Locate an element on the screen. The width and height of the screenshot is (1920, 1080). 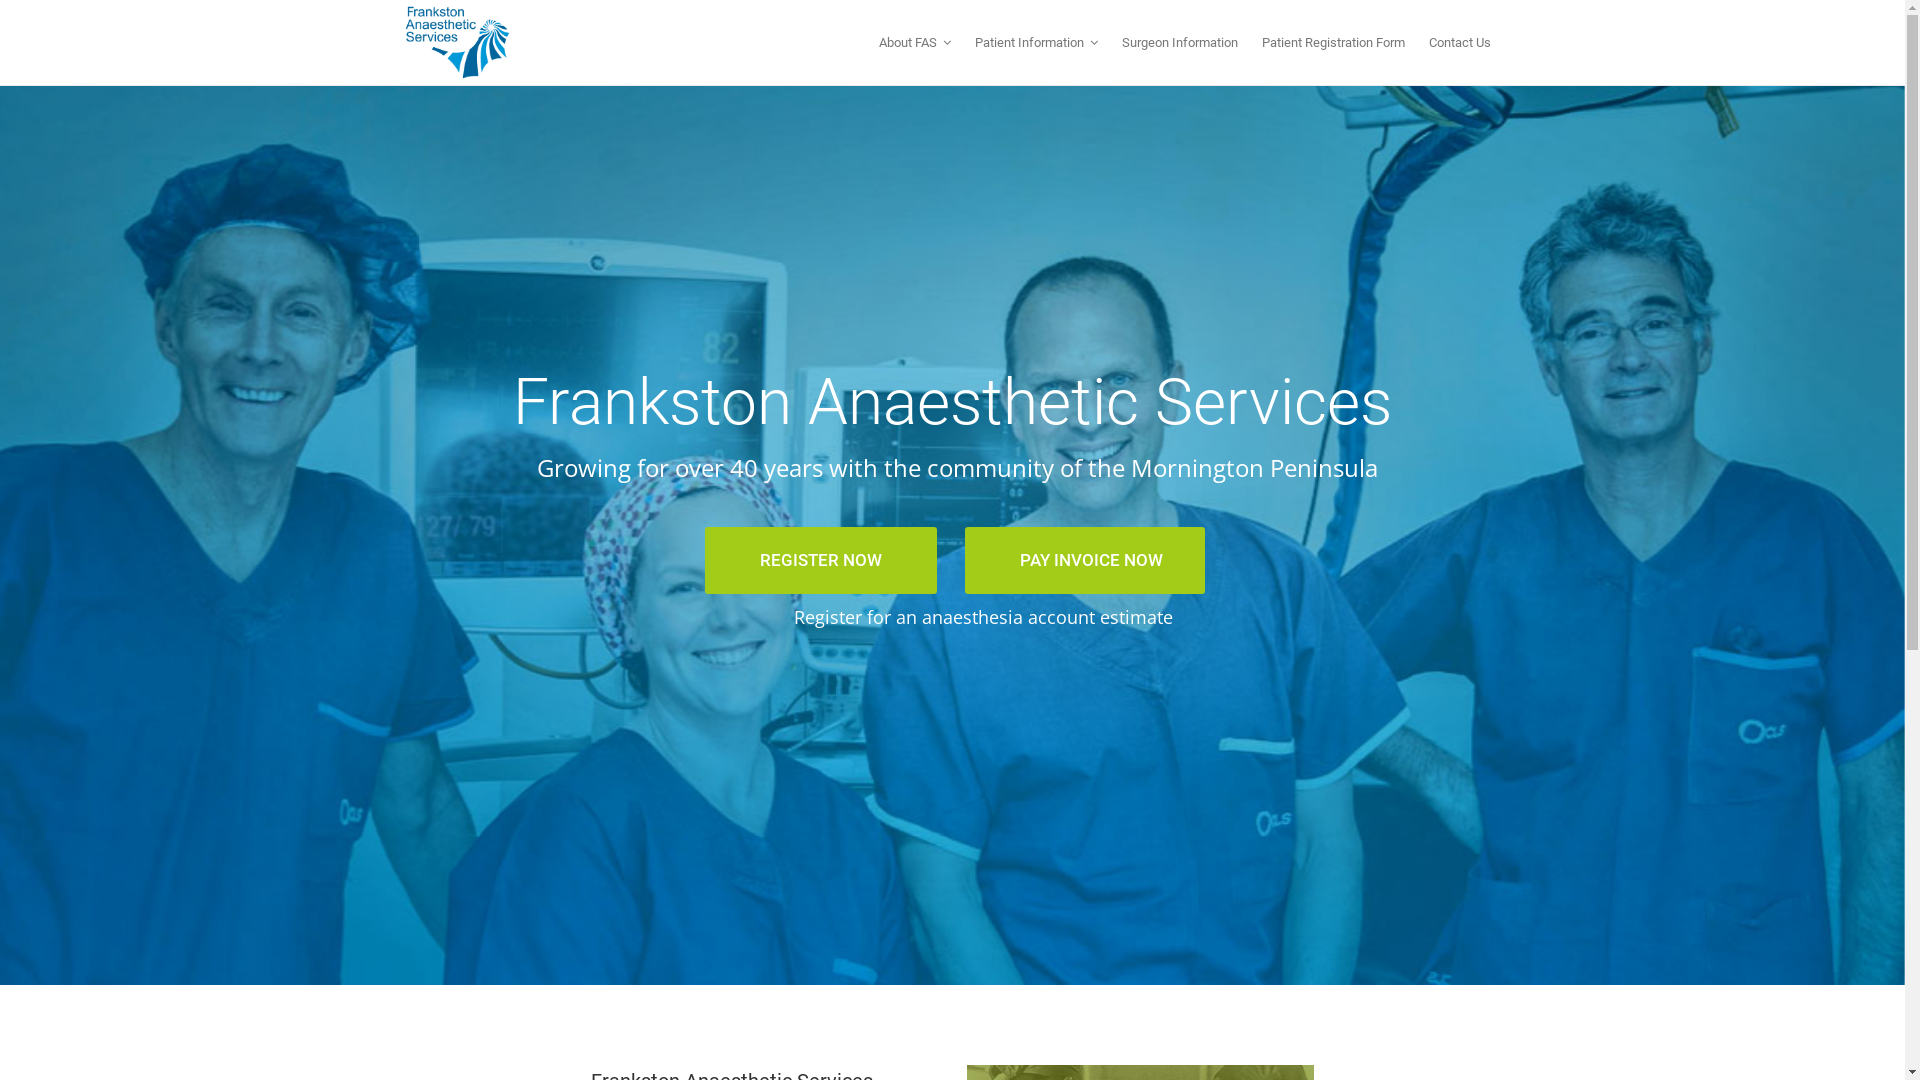
'Powered by 20-80 Solutions' is located at coordinates (1067, 1048).